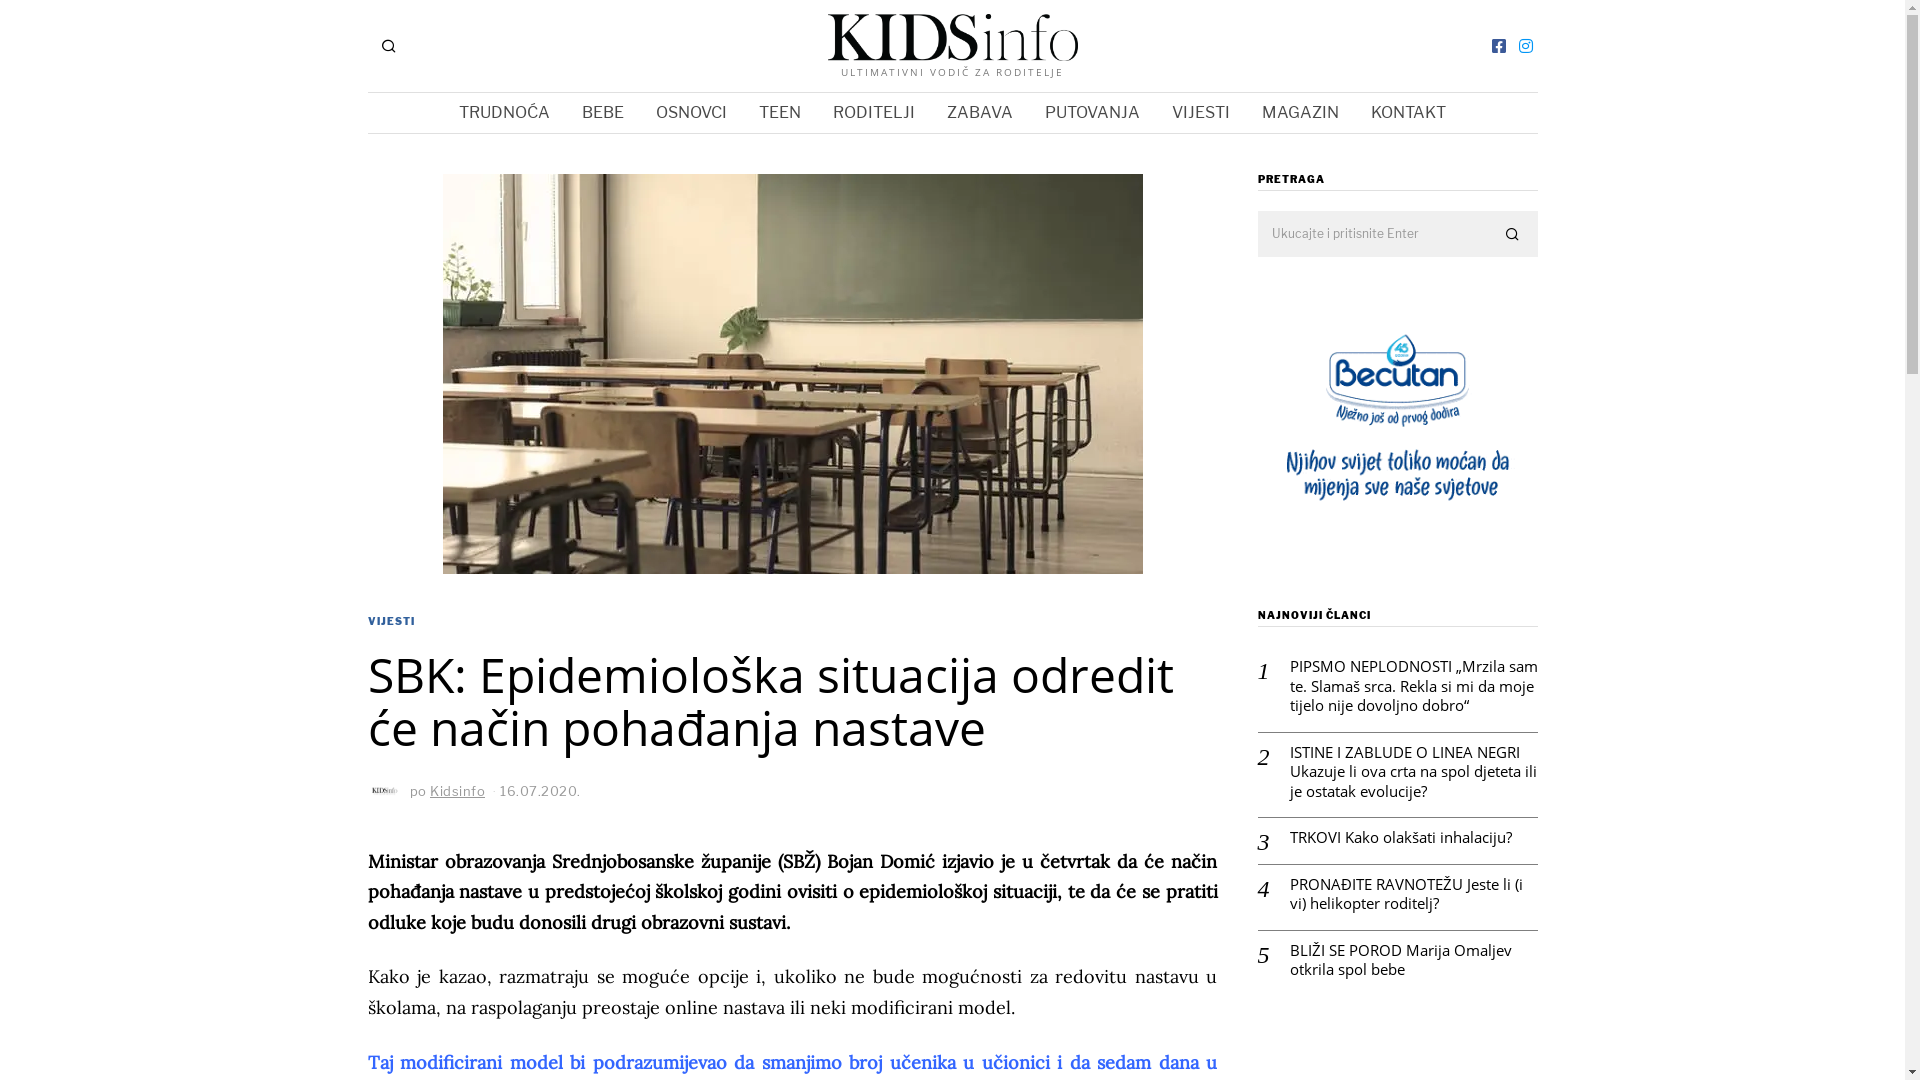  Describe the element at coordinates (1247, 112) in the screenshot. I see `'MAGAZIN'` at that location.